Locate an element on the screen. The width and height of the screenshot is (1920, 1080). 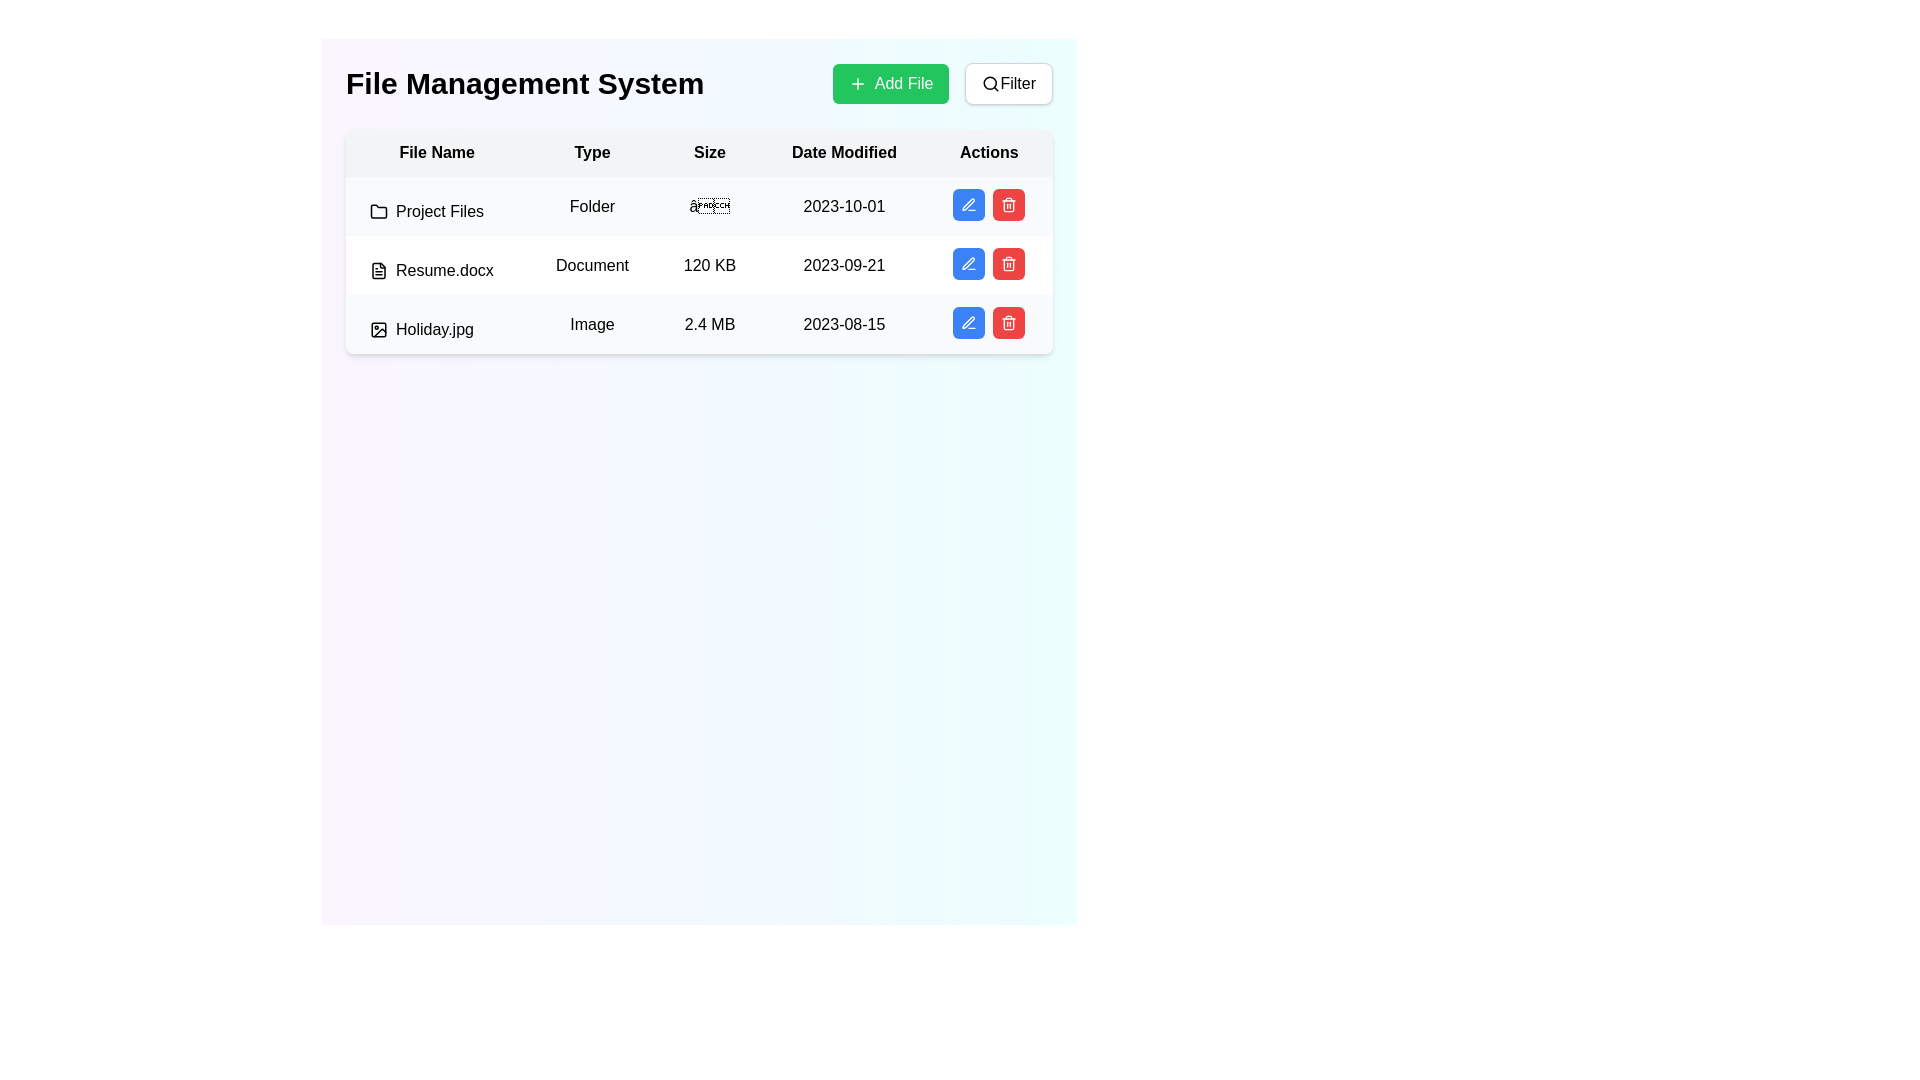
the delete button in the 'Actions' column of the last row in the table is located at coordinates (1009, 322).